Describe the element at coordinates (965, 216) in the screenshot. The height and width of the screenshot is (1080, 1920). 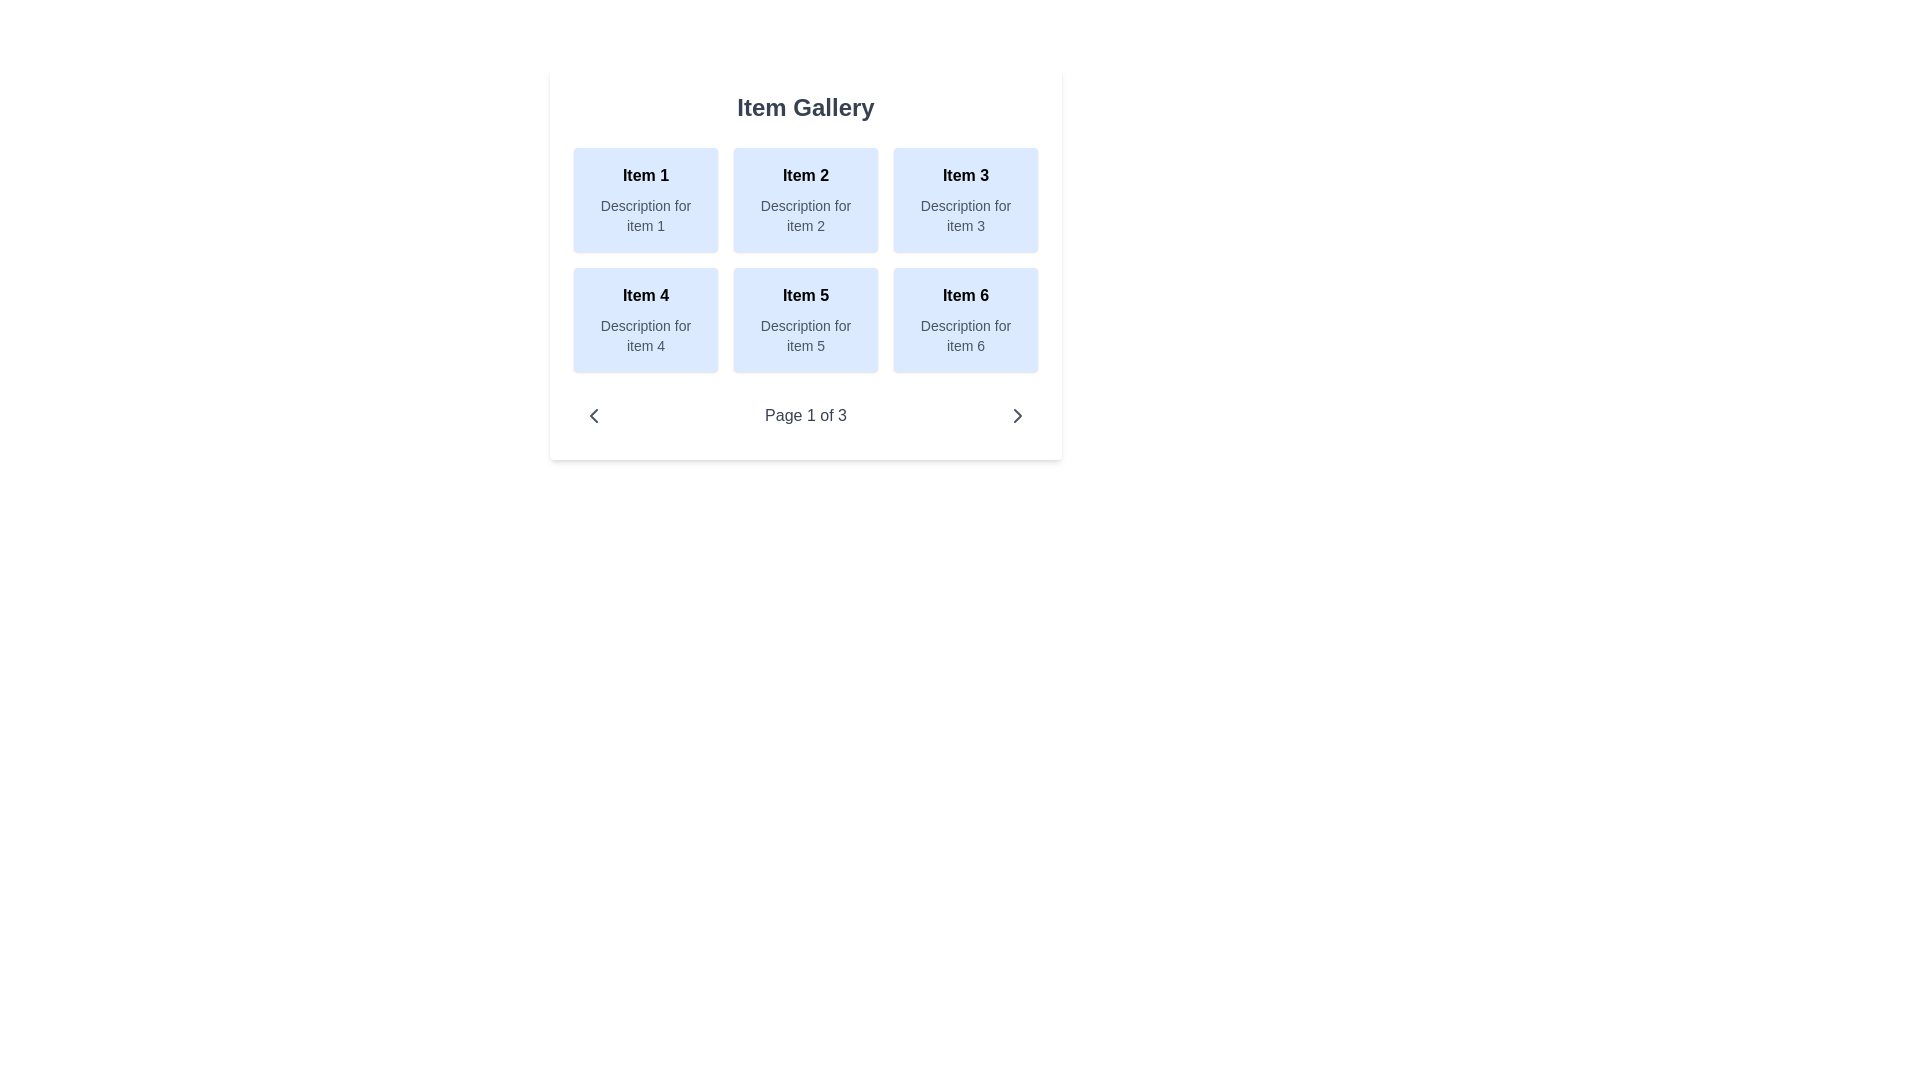
I see `the text field that contains the description 'Description for item 3', which is located below the header 'Item 3' in the third item of a grid layout` at that location.